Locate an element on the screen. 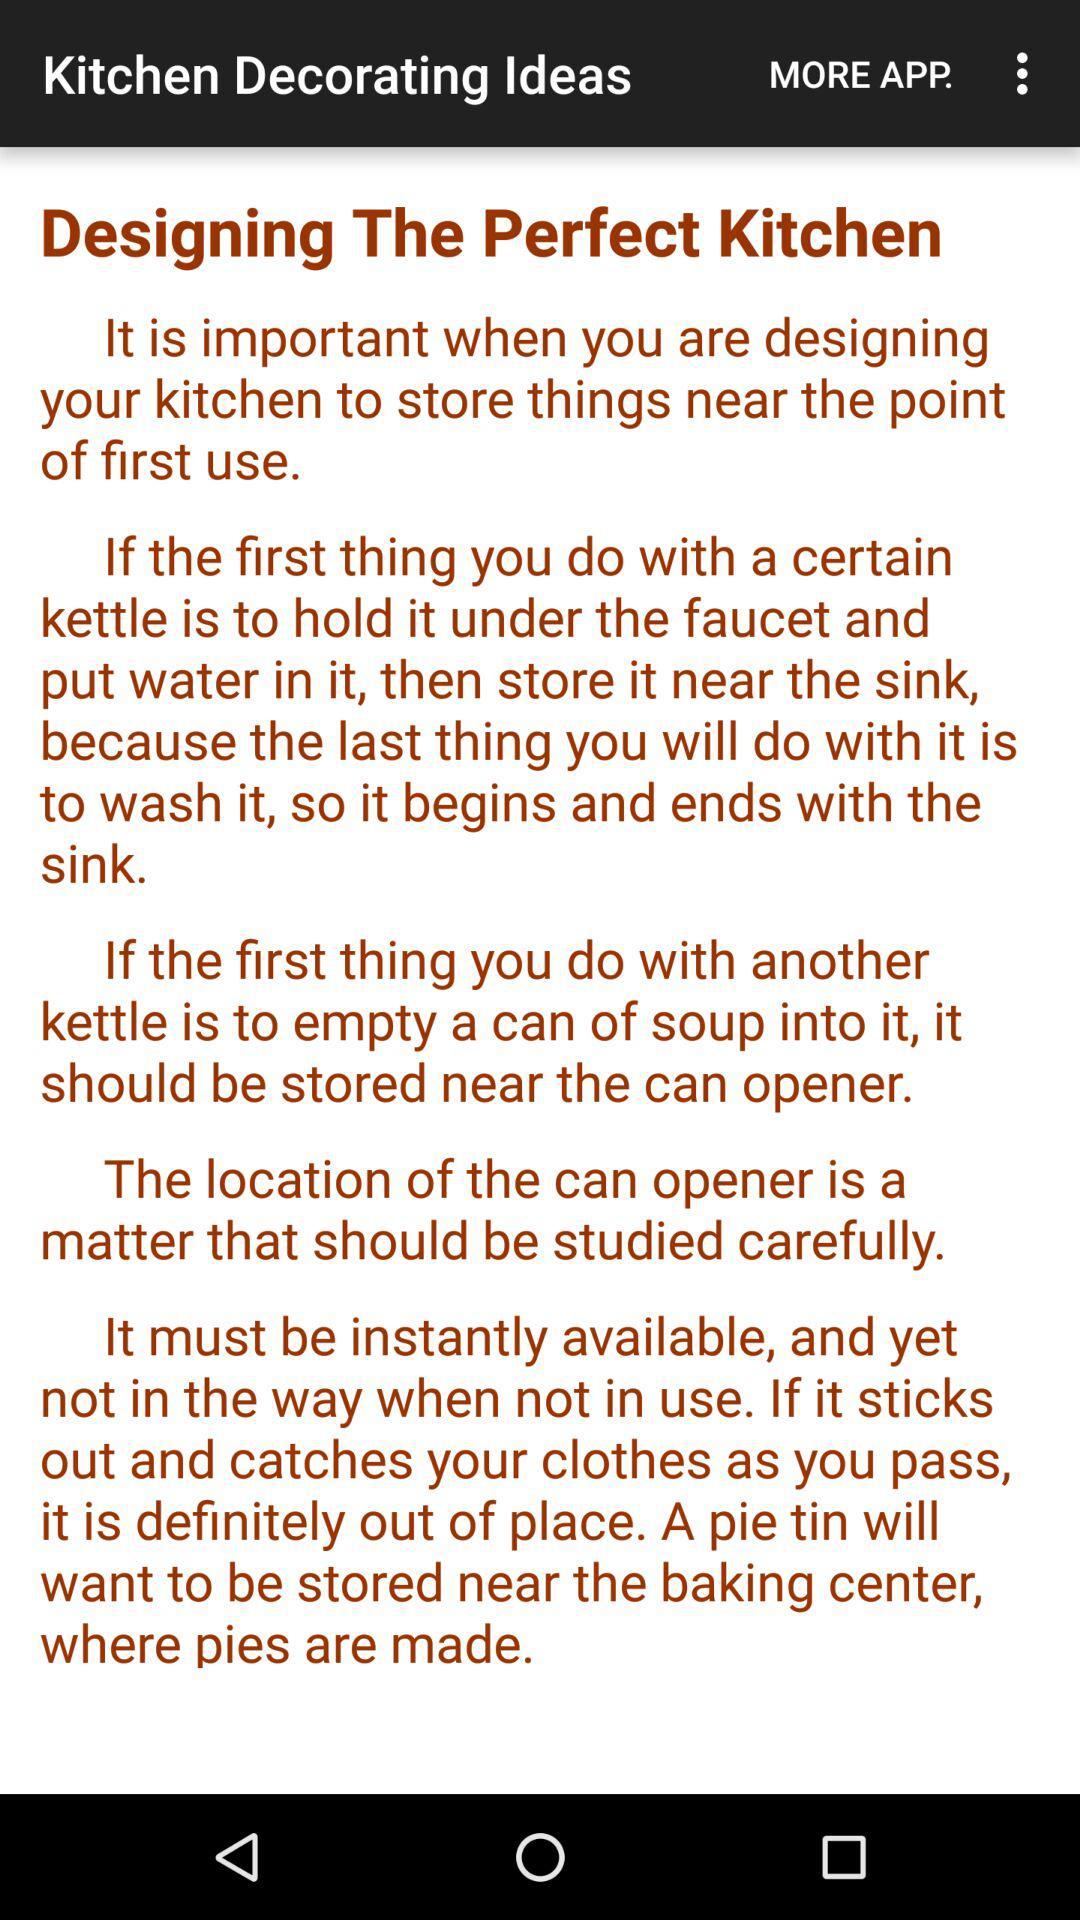  the item above designing the perfect icon is located at coordinates (860, 73).